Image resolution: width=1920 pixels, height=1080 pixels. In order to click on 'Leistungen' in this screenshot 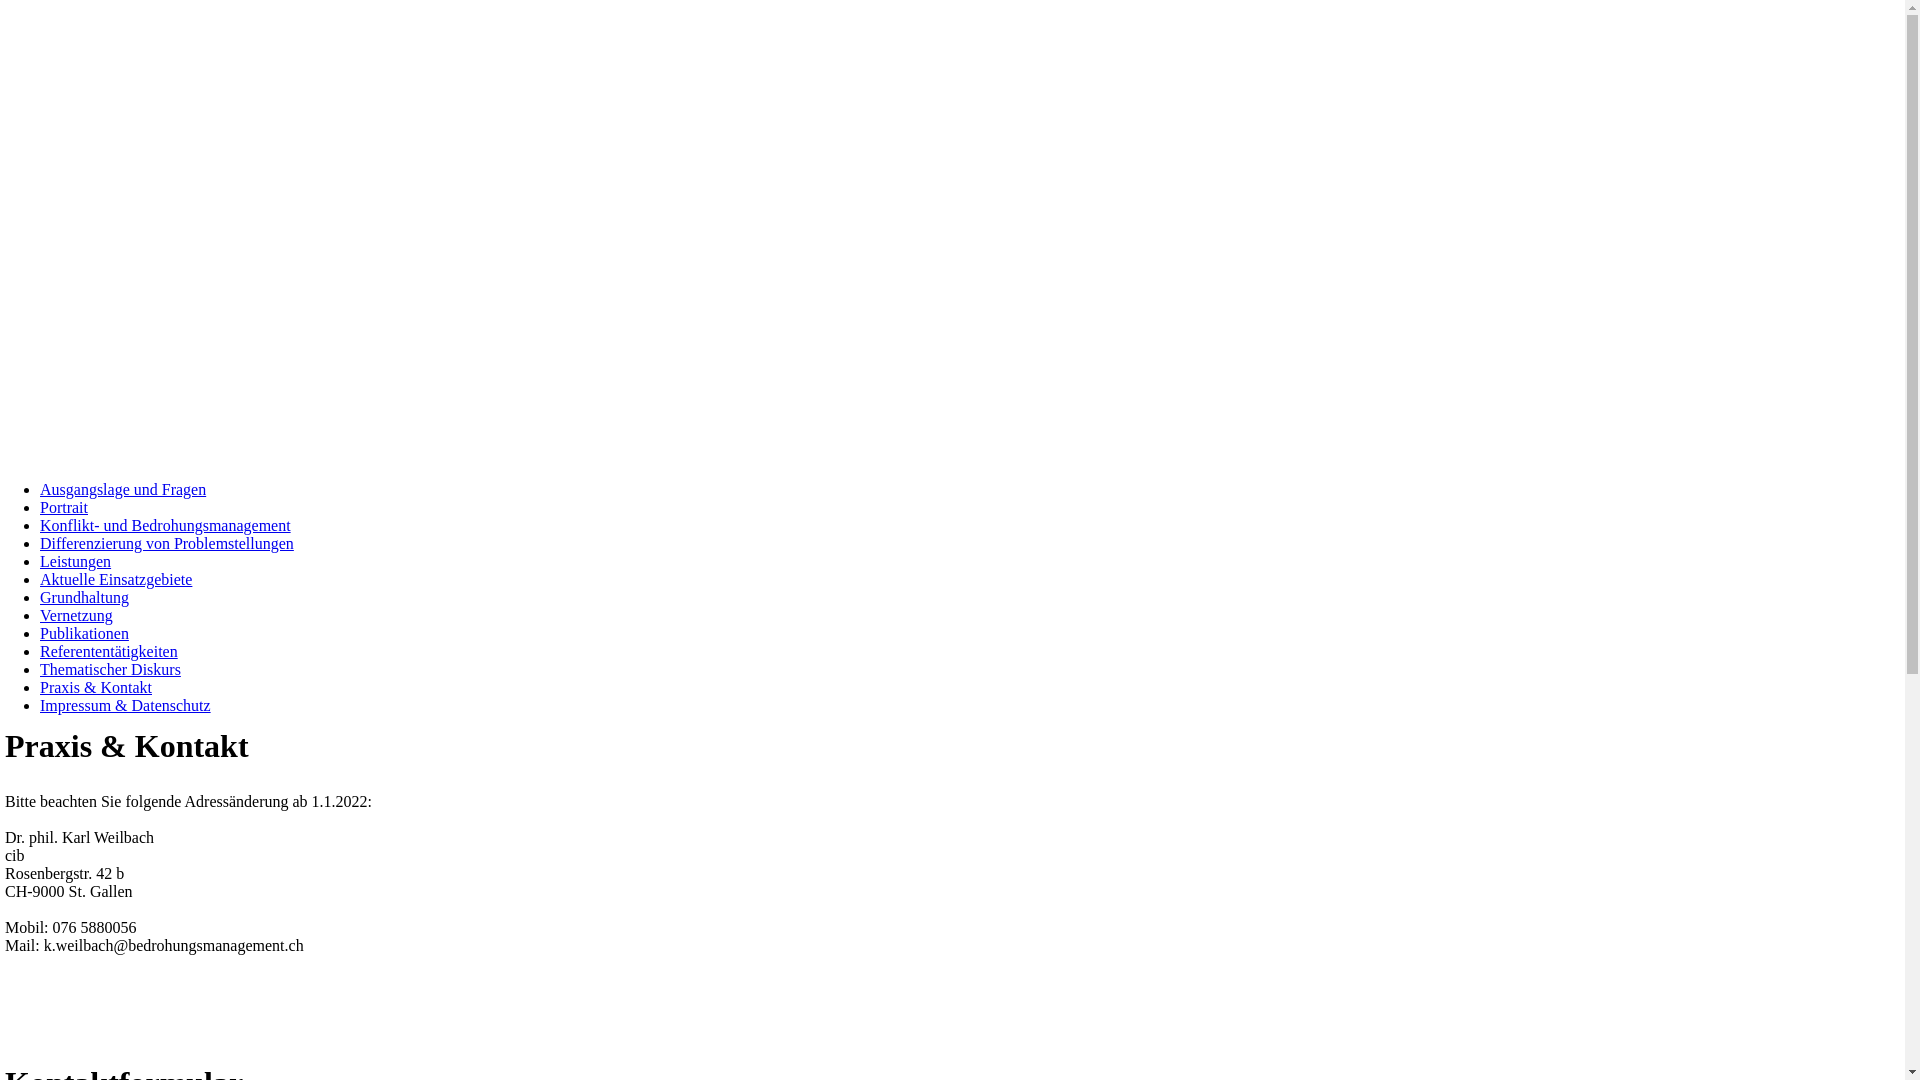, I will do `click(75, 561)`.